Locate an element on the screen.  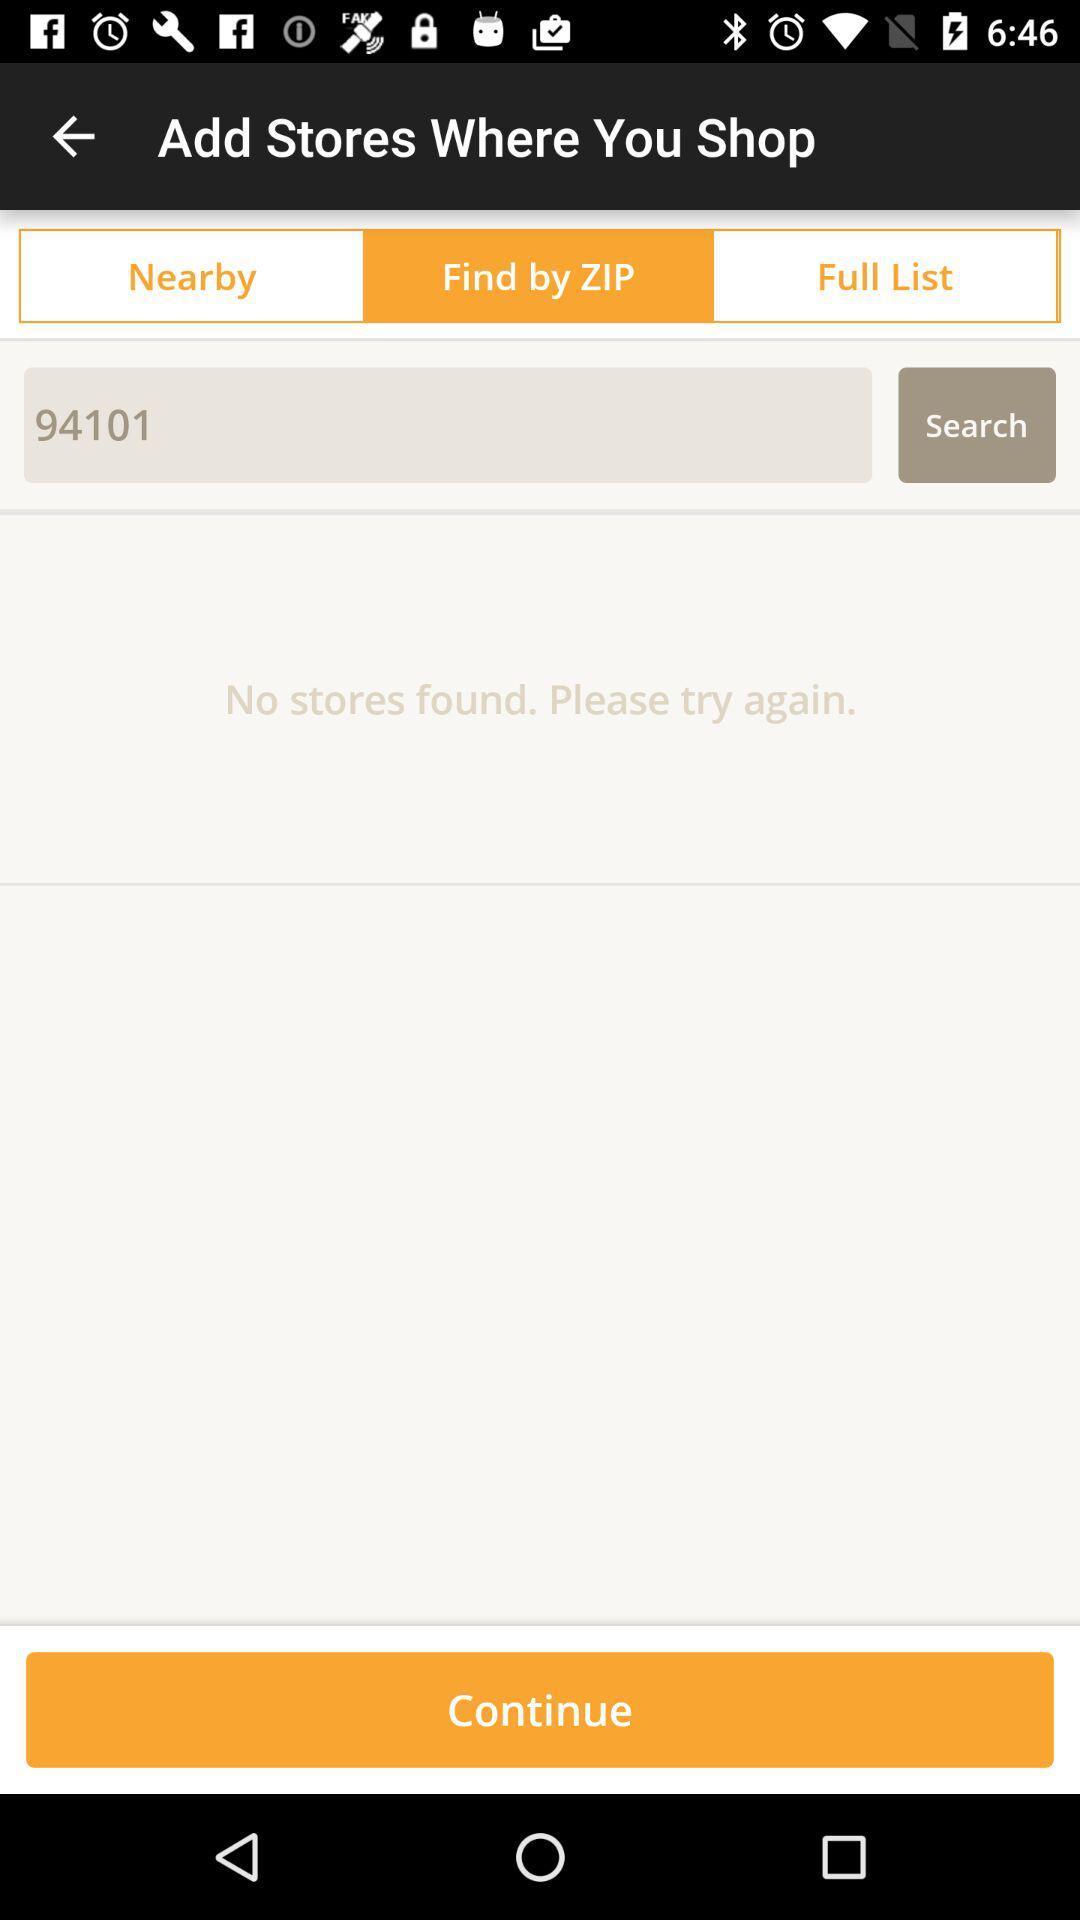
the item below nearby is located at coordinates (540, 339).